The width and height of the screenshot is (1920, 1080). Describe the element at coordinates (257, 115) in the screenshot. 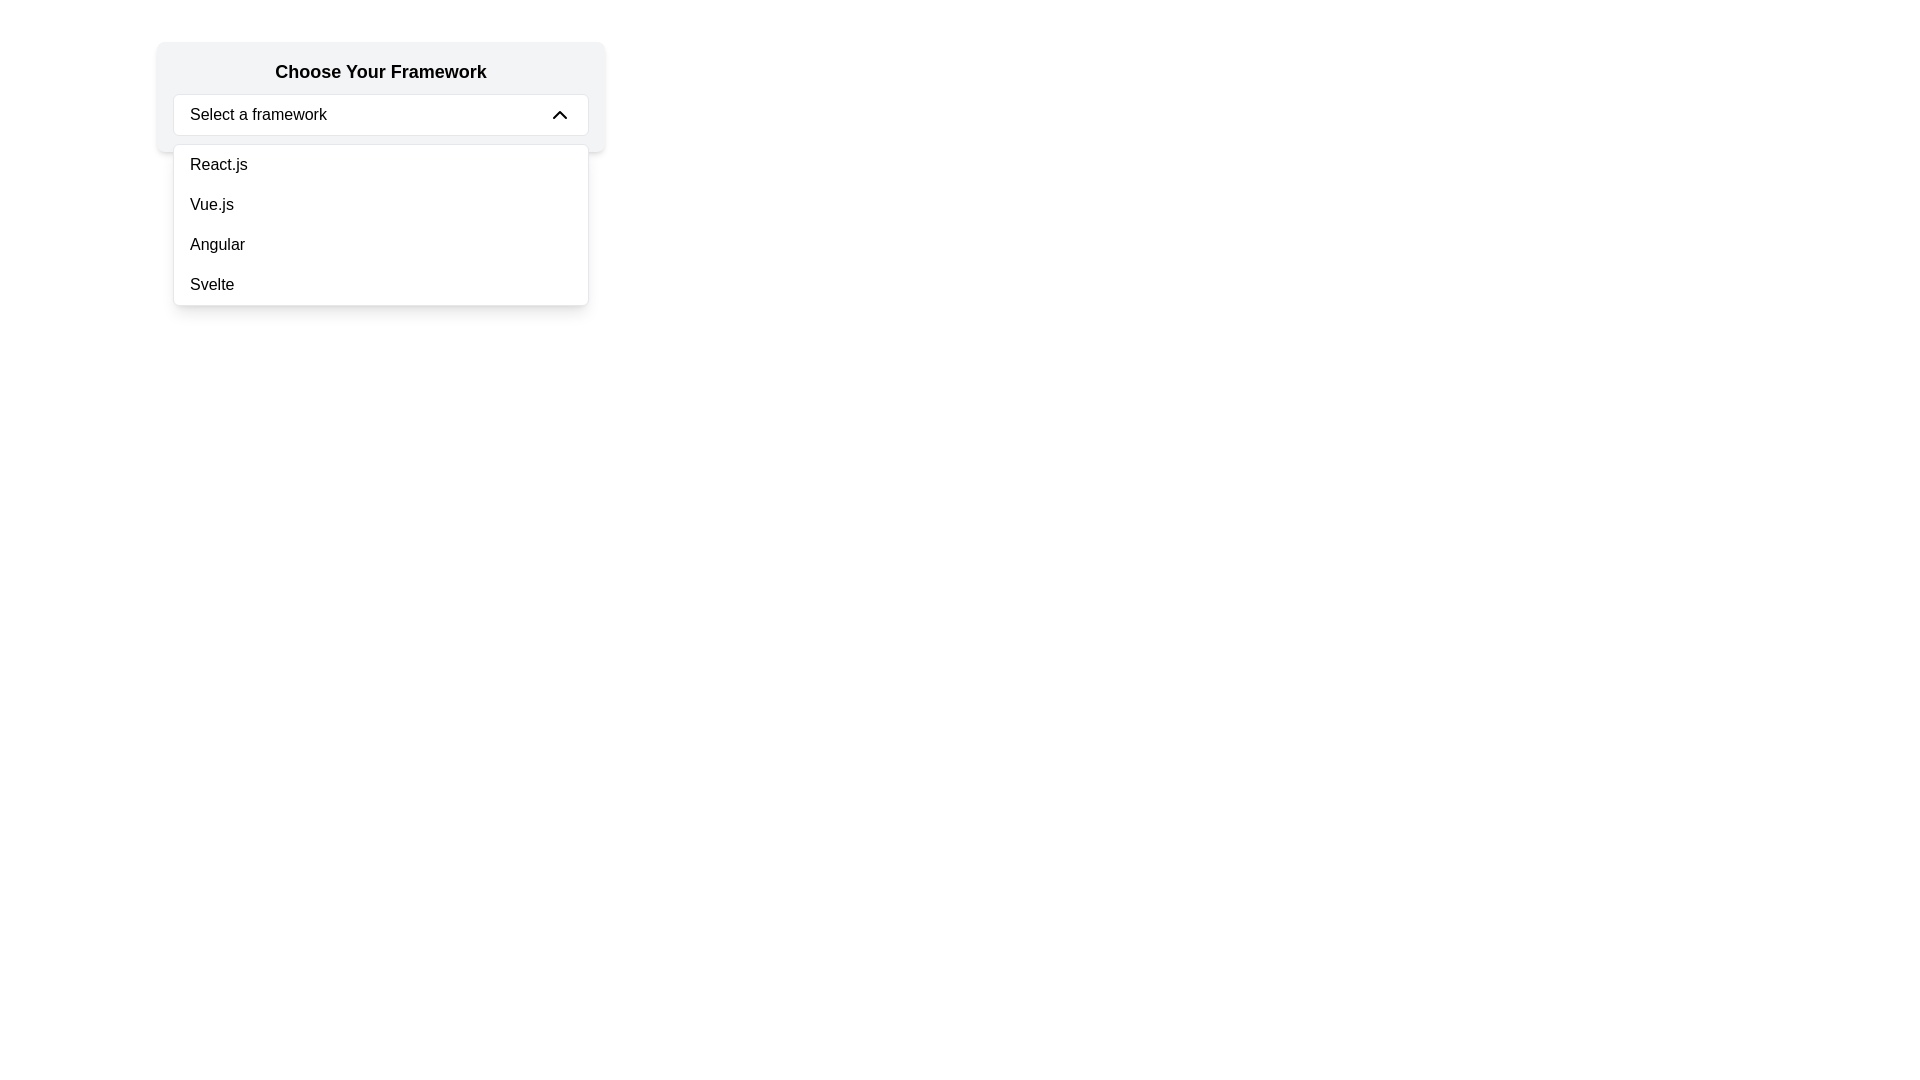

I see `the text element displaying 'Select a framework' inside the dropdown` at that location.